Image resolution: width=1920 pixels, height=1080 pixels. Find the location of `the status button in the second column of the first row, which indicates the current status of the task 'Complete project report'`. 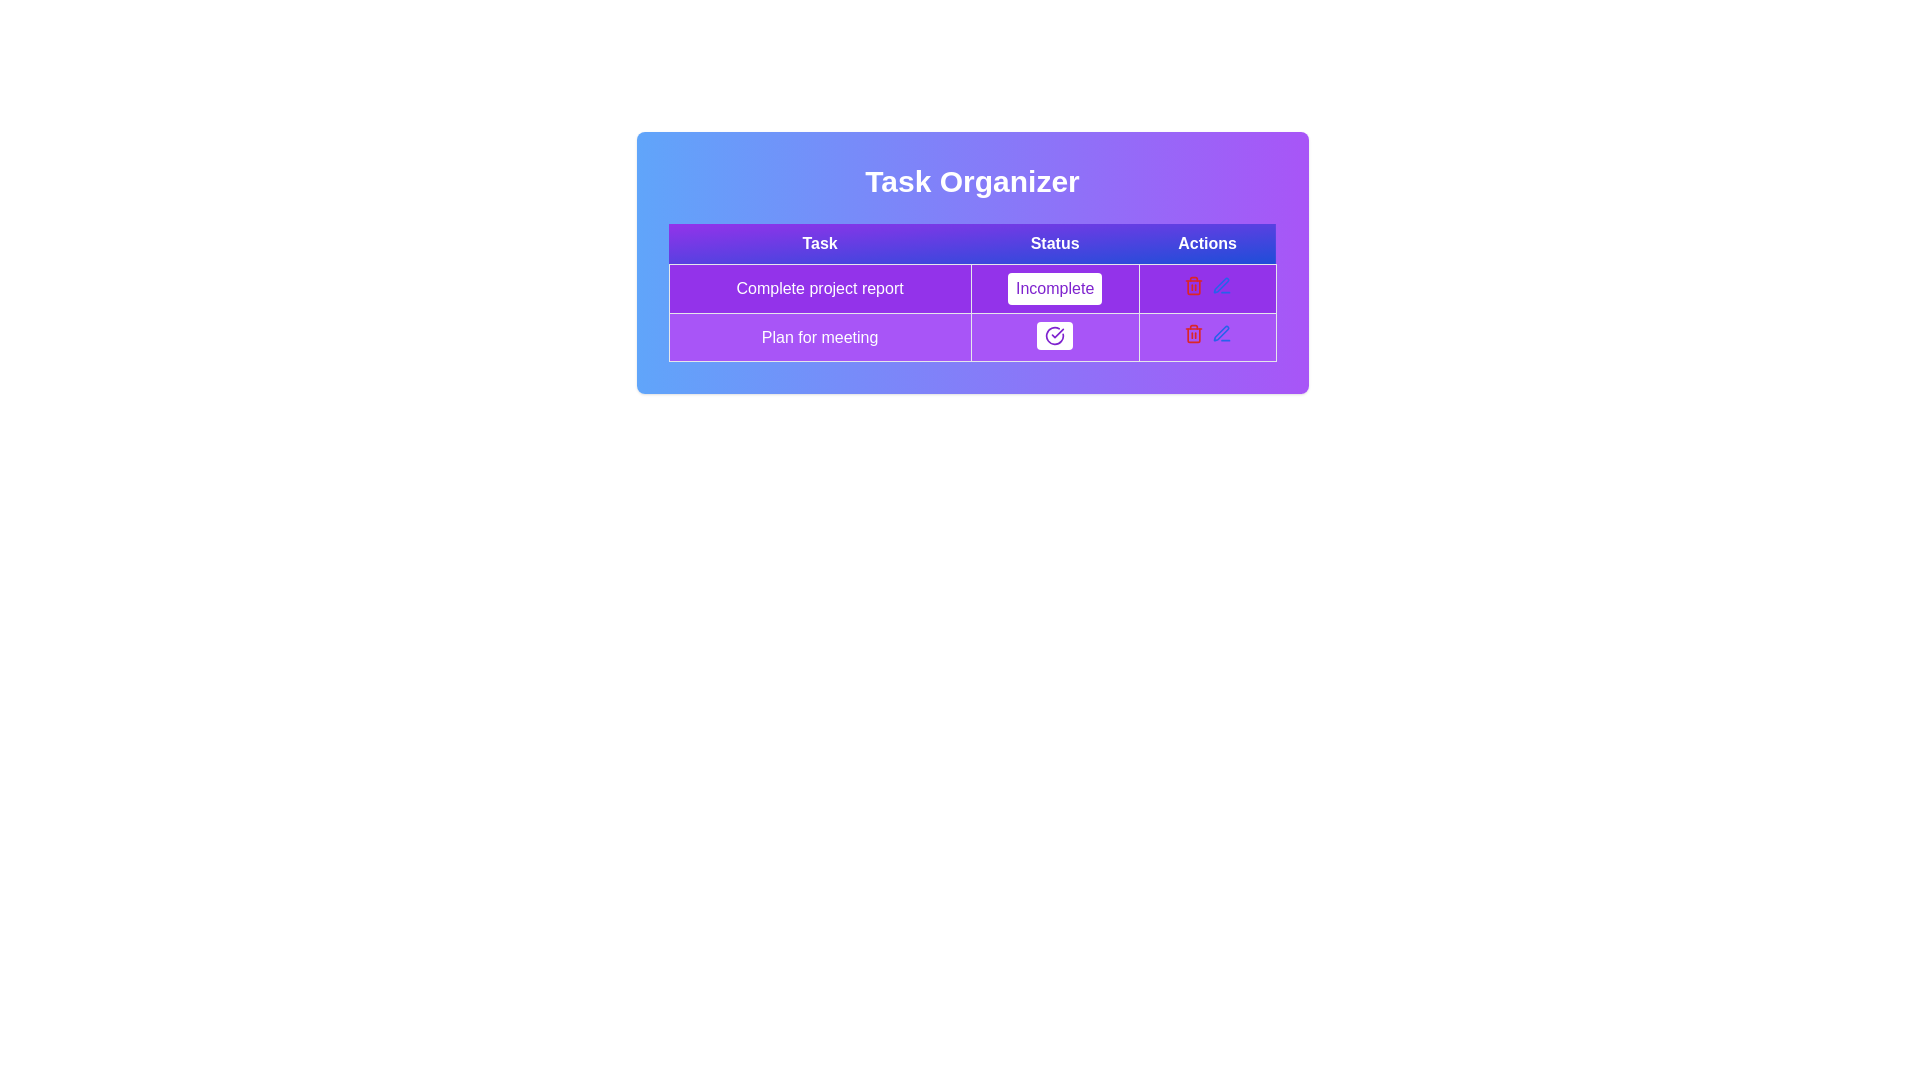

the status button in the second column of the first row, which indicates the current status of the task 'Complete project report' is located at coordinates (1054, 289).